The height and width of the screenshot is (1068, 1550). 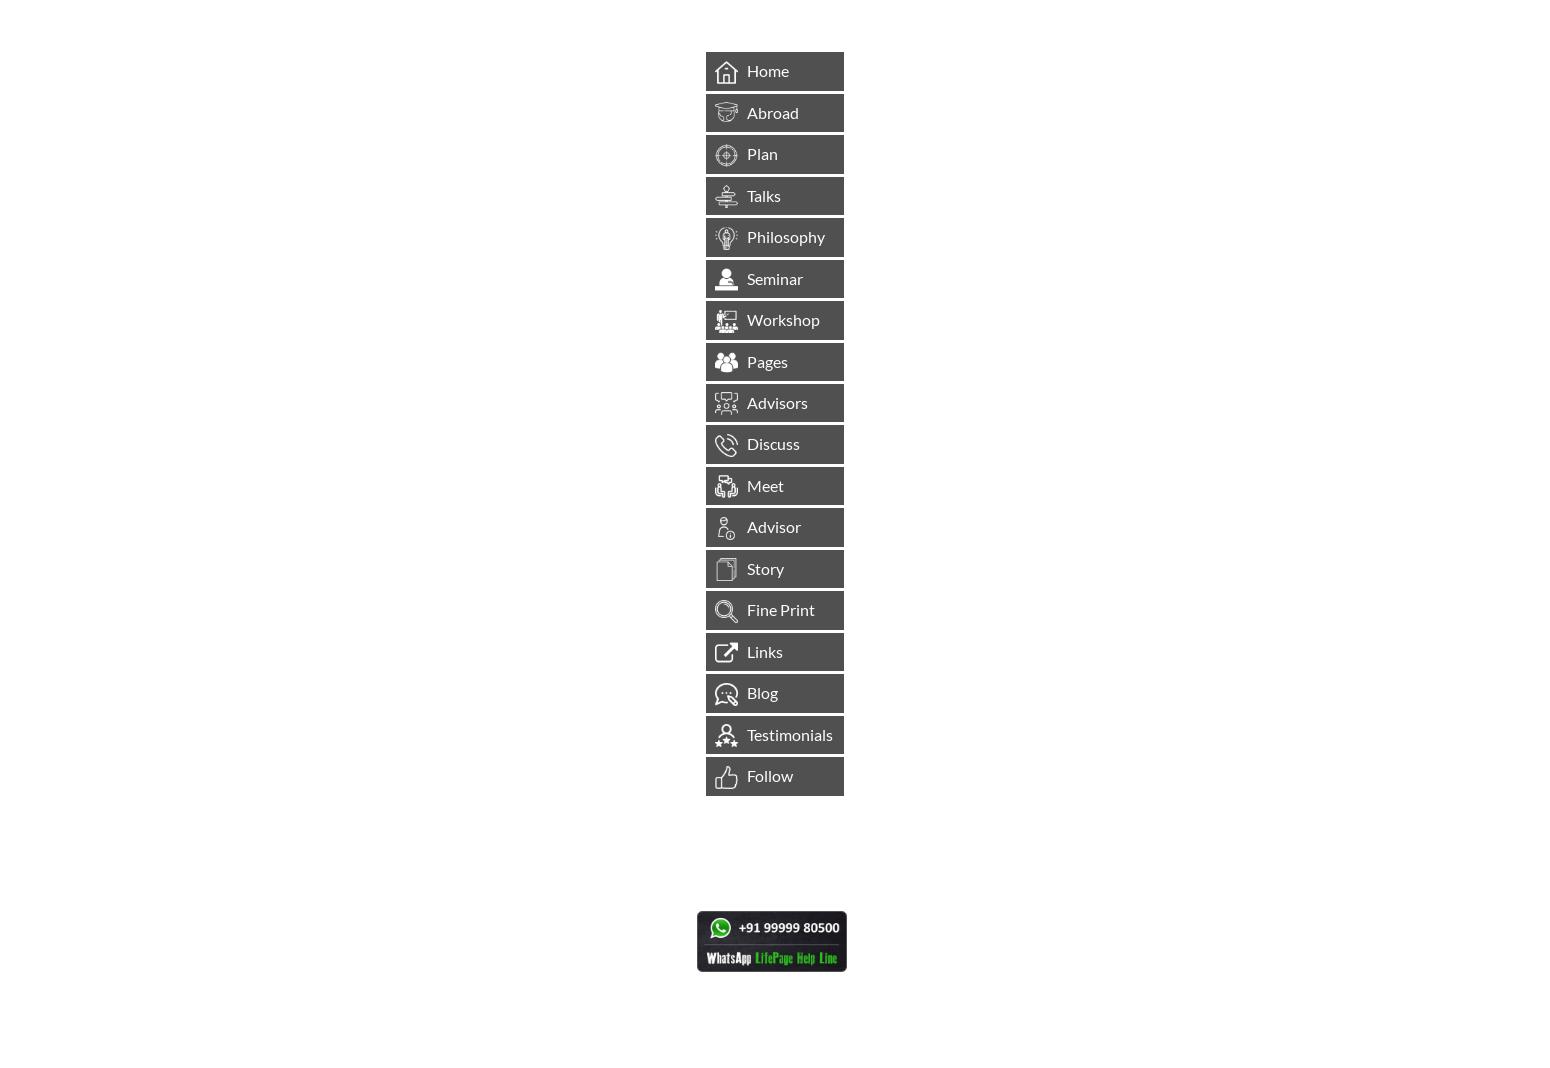 I want to click on 'Advisors', so click(x=776, y=402).